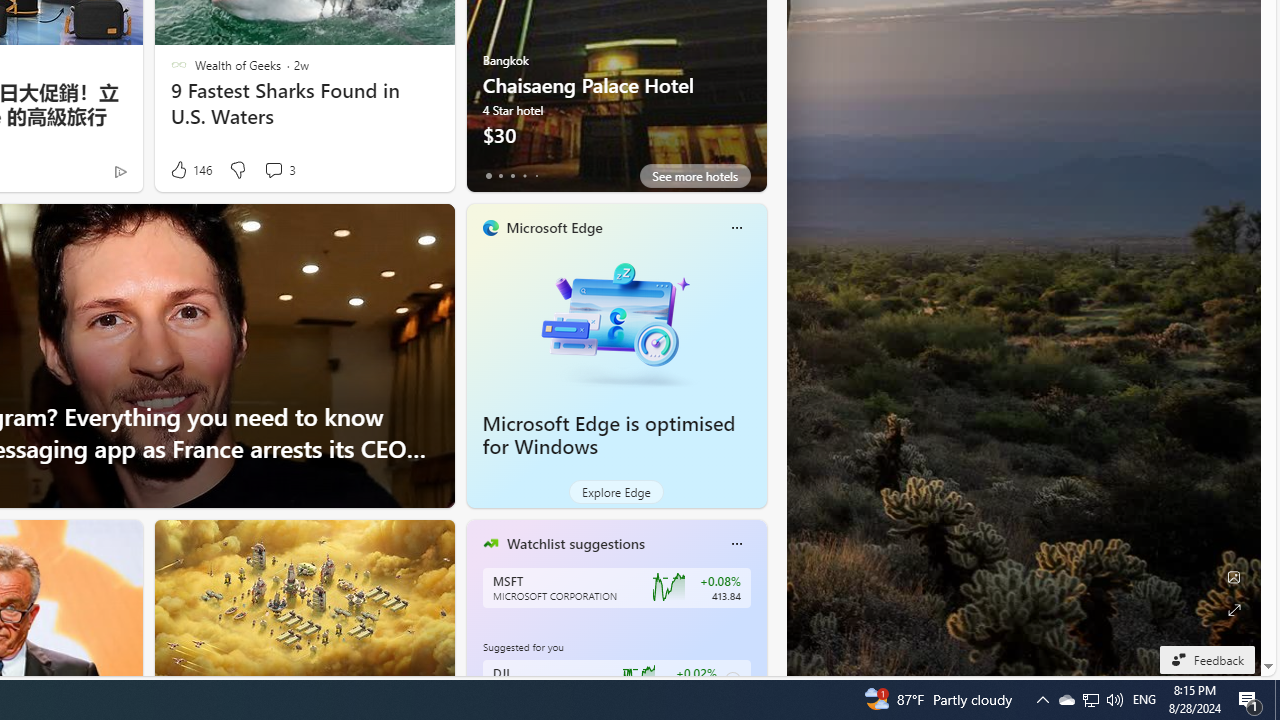 Image resolution: width=1280 pixels, height=720 pixels. What do you see at coordinates (615, 320) in the screenshot?
I see `'Microsoft Edge is optimised for Windows'` at bounding box center [615, 320].